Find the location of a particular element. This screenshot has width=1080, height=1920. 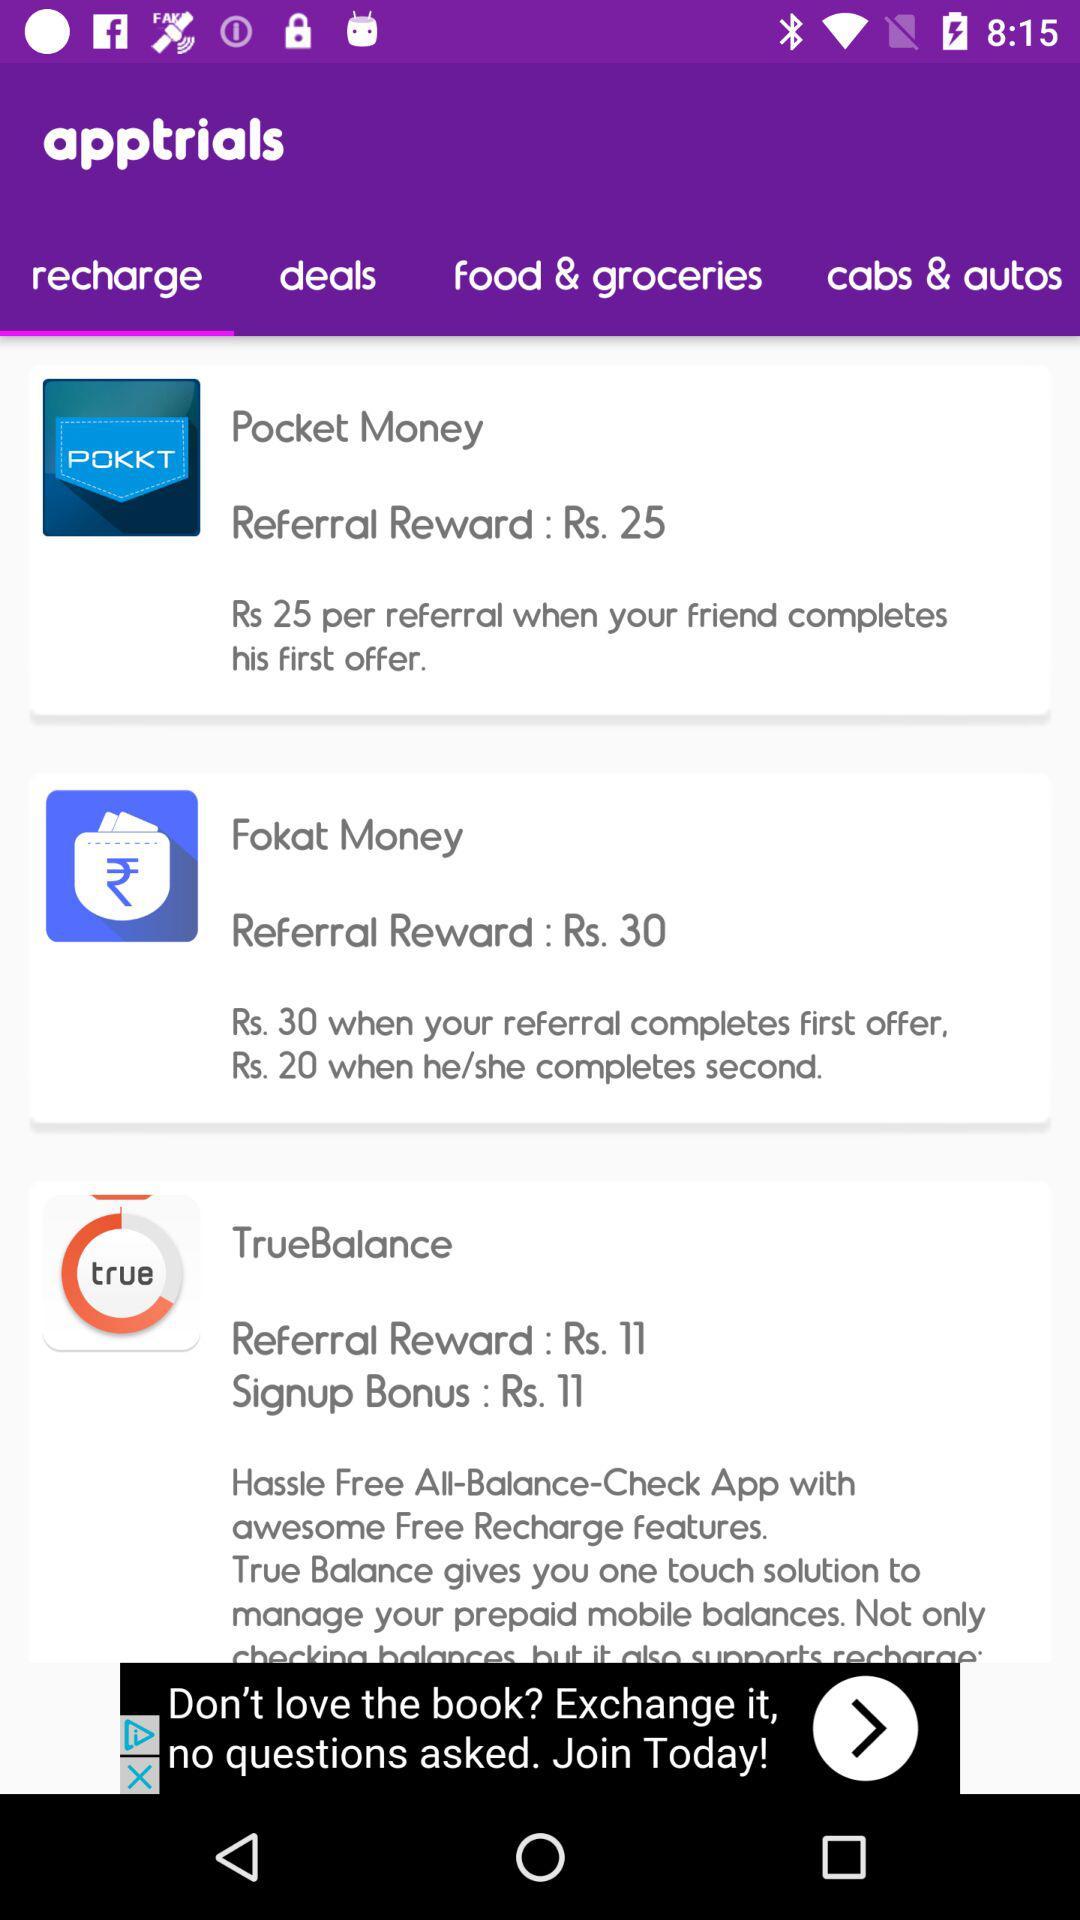

banner advertisement is located at coordinates (540, 1727).